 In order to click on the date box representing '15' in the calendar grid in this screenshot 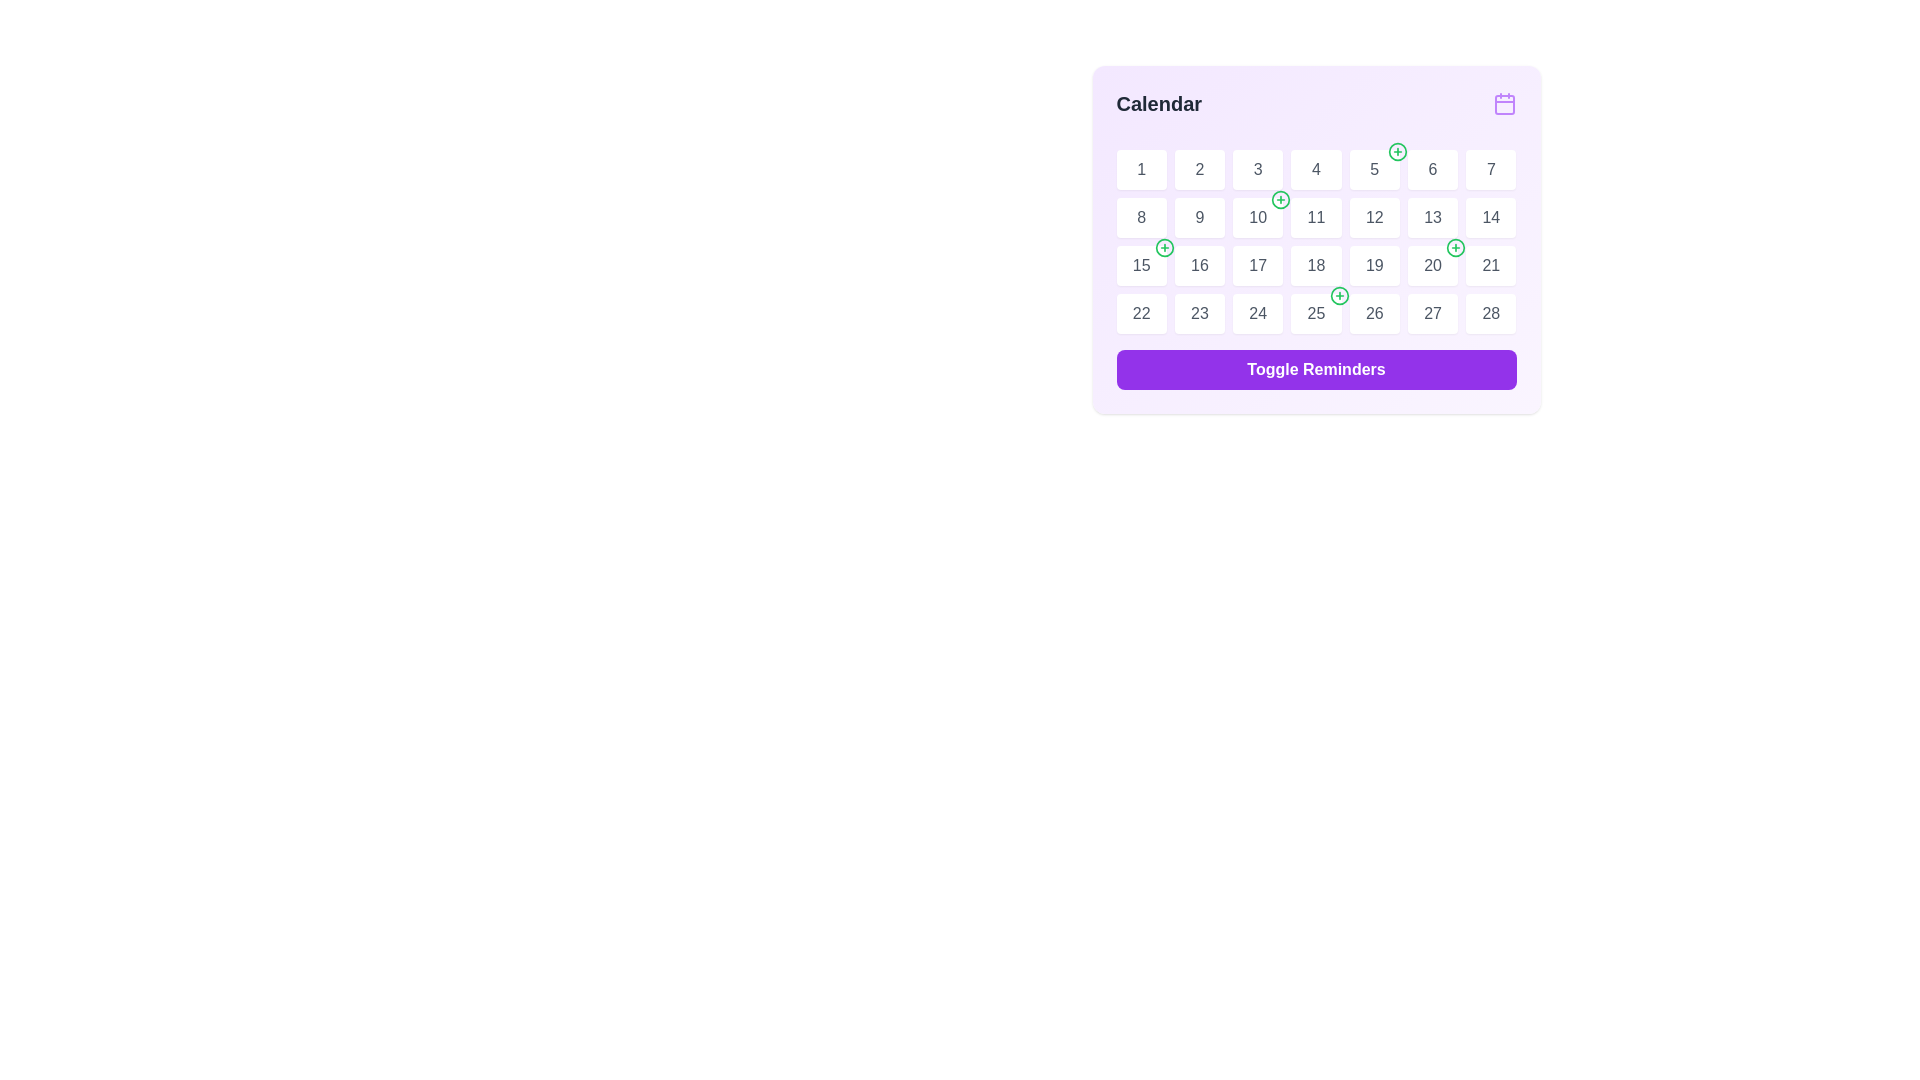, I will do `click(1141, 265)`.